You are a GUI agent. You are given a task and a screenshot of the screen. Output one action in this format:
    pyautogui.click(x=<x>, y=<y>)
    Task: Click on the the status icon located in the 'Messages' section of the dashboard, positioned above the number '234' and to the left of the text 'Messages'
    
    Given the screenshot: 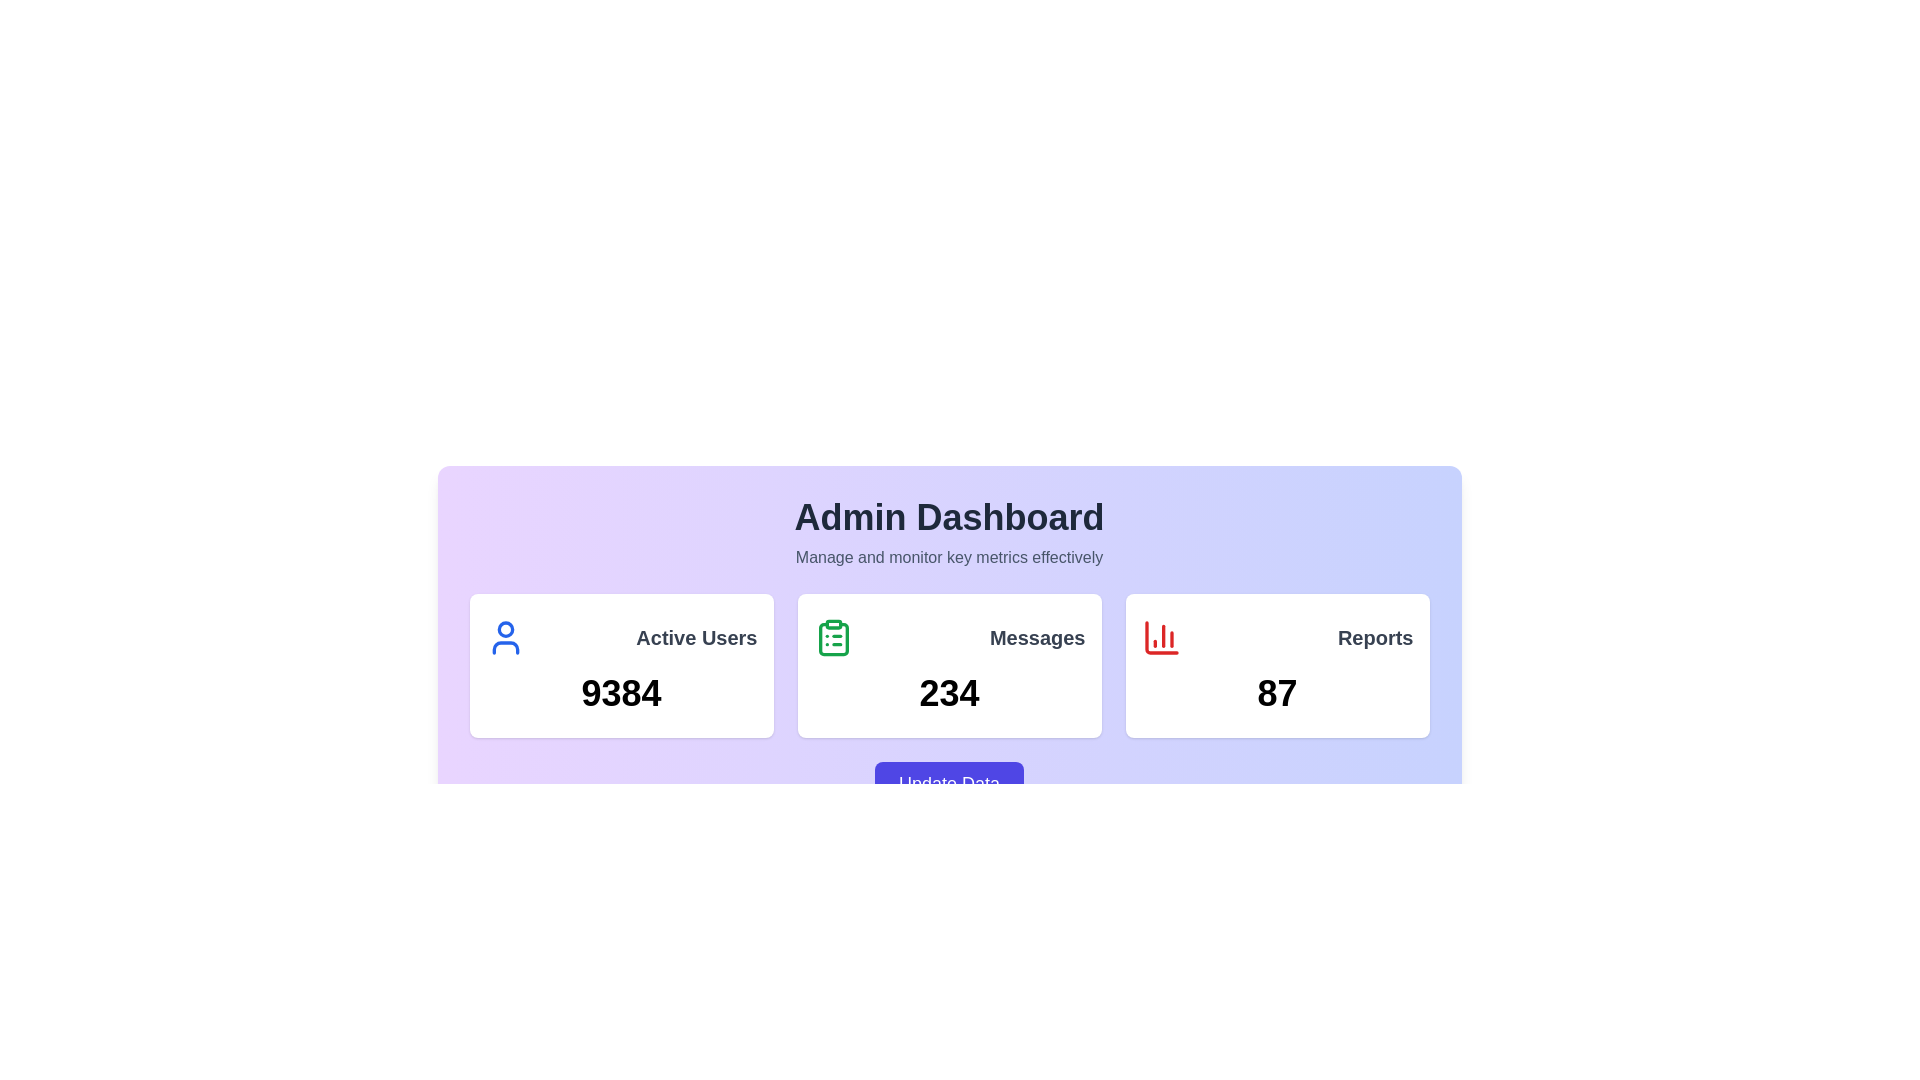 What is the action you would take?
    pyautogui.click(x=833, y=637)
    